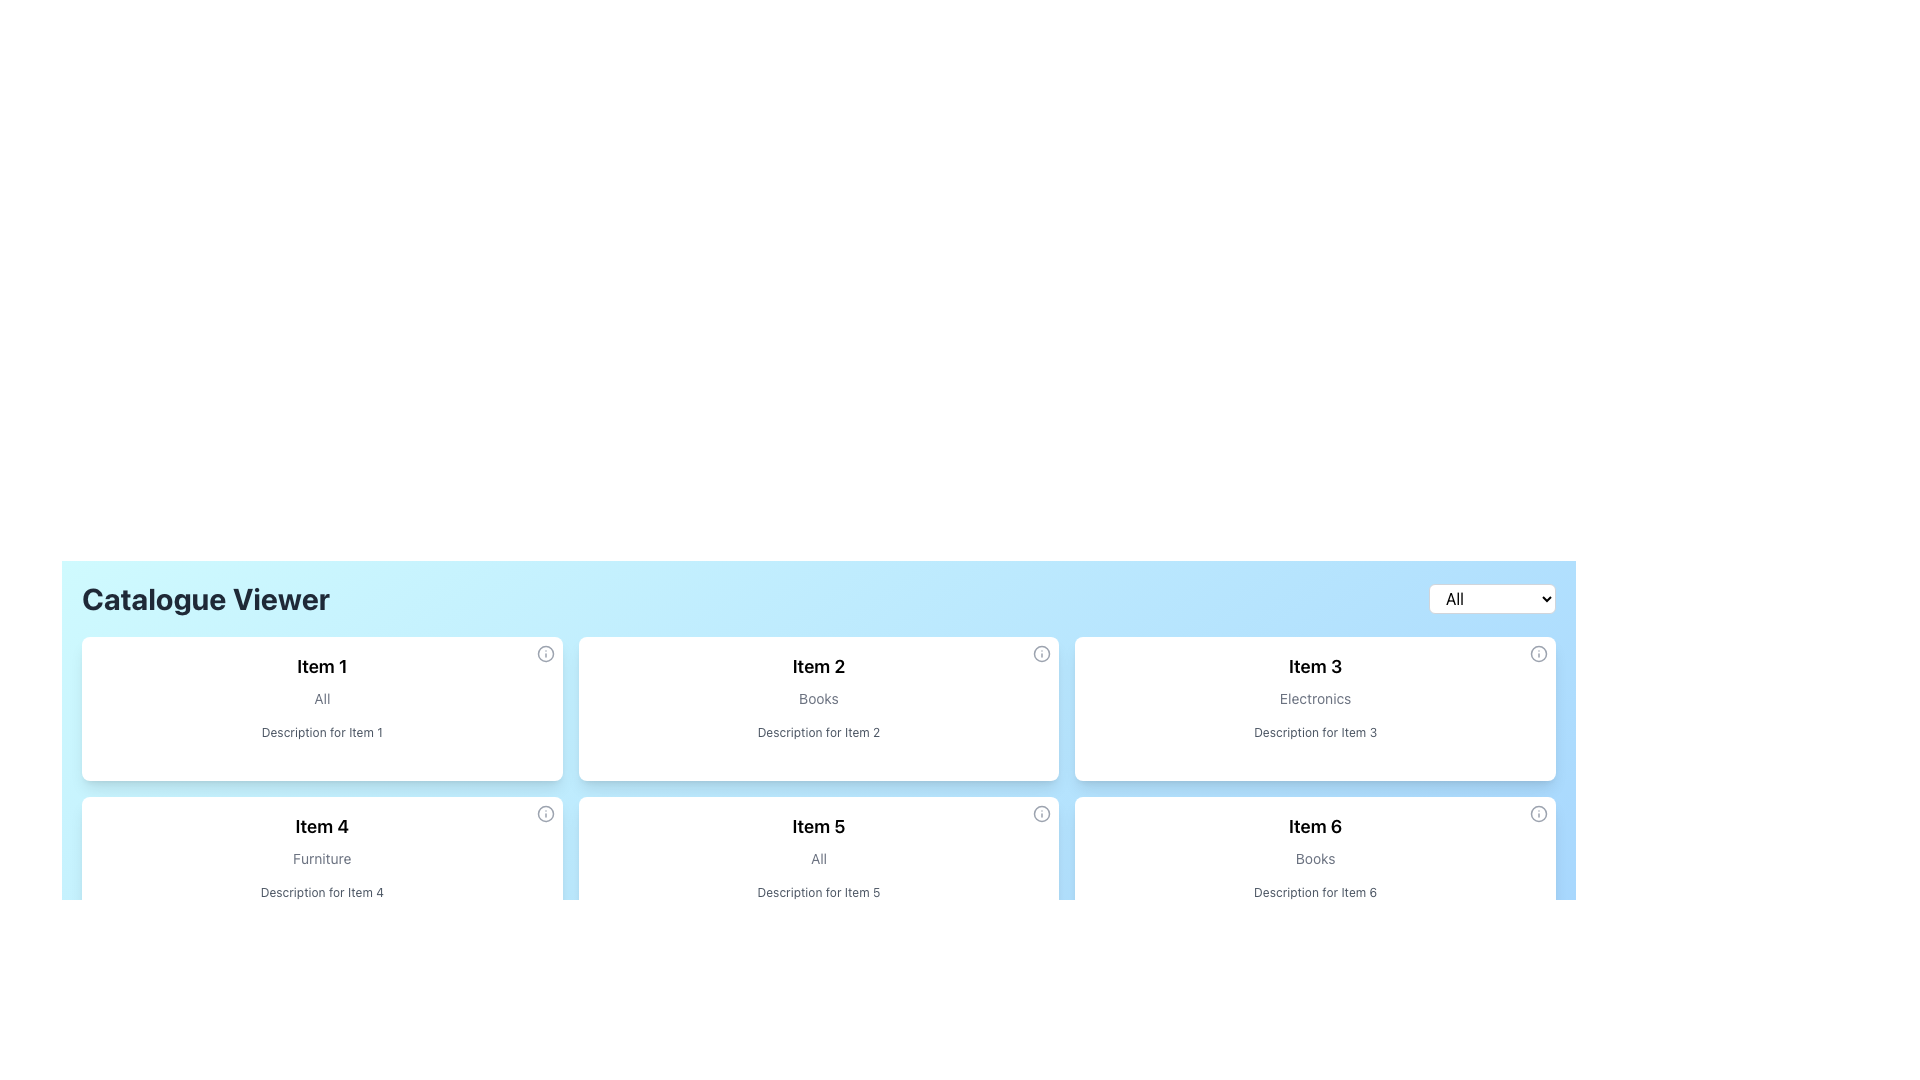 This screenshot has height=1080, width=1920. Describe the element at coordinates (819, 667) in the screenshot. I see `text of the 'Item 2' label, which is a bold, dark text label located at the top of the second card in a row of three cards` at that location.